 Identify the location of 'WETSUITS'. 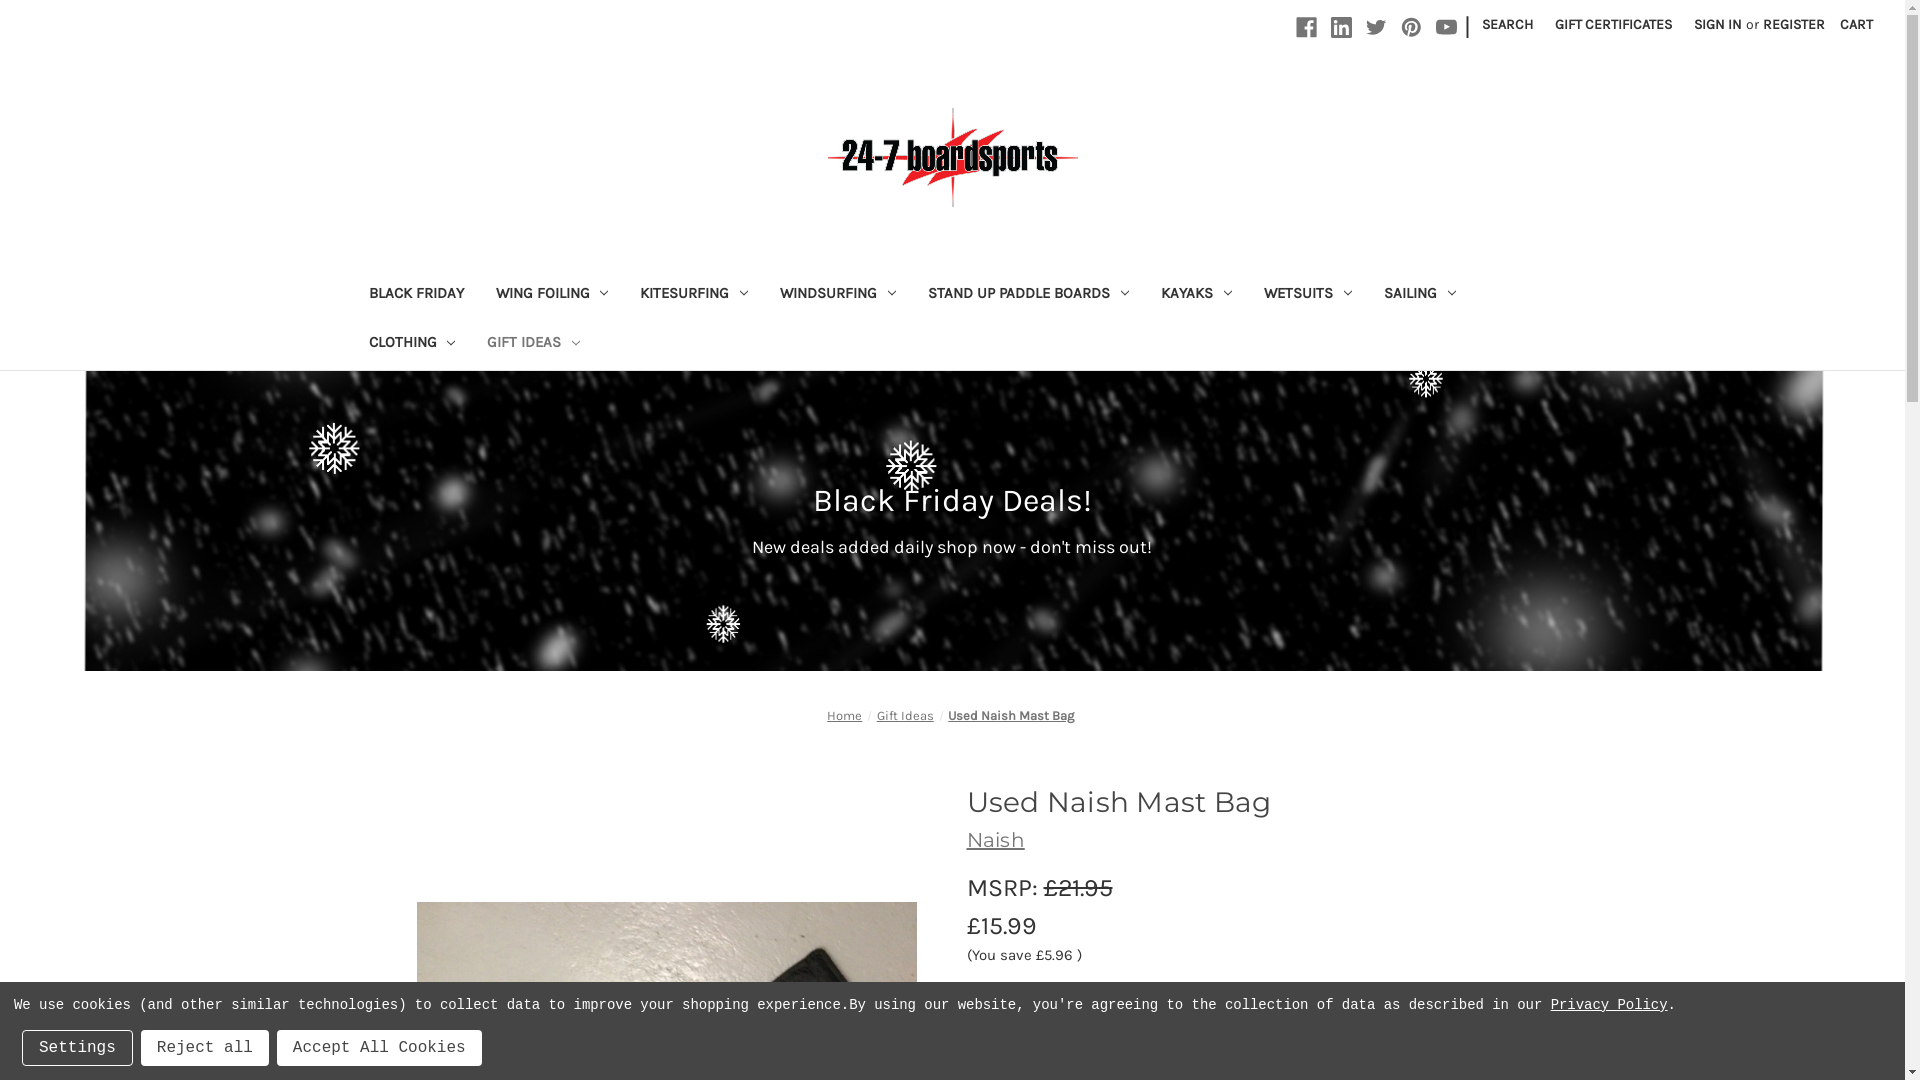
(1247, 295).